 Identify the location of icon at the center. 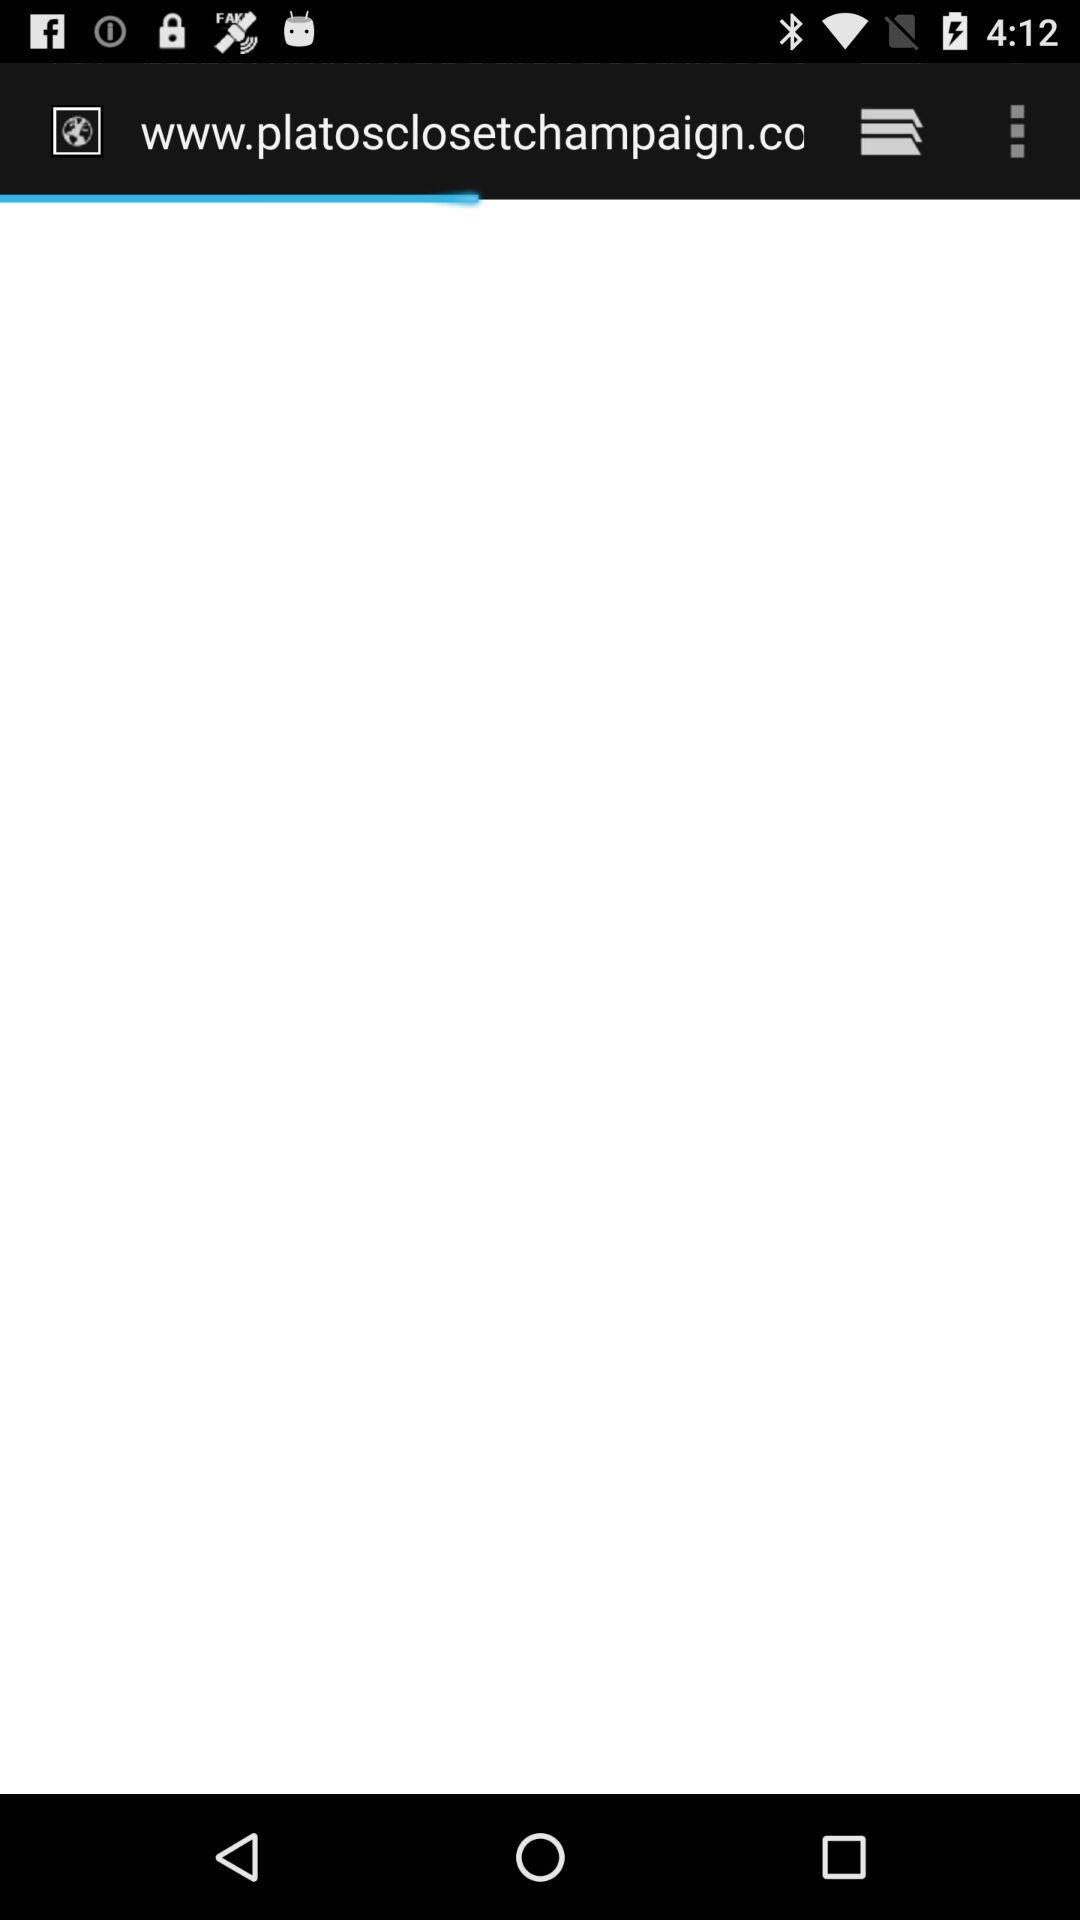
(540, 996).